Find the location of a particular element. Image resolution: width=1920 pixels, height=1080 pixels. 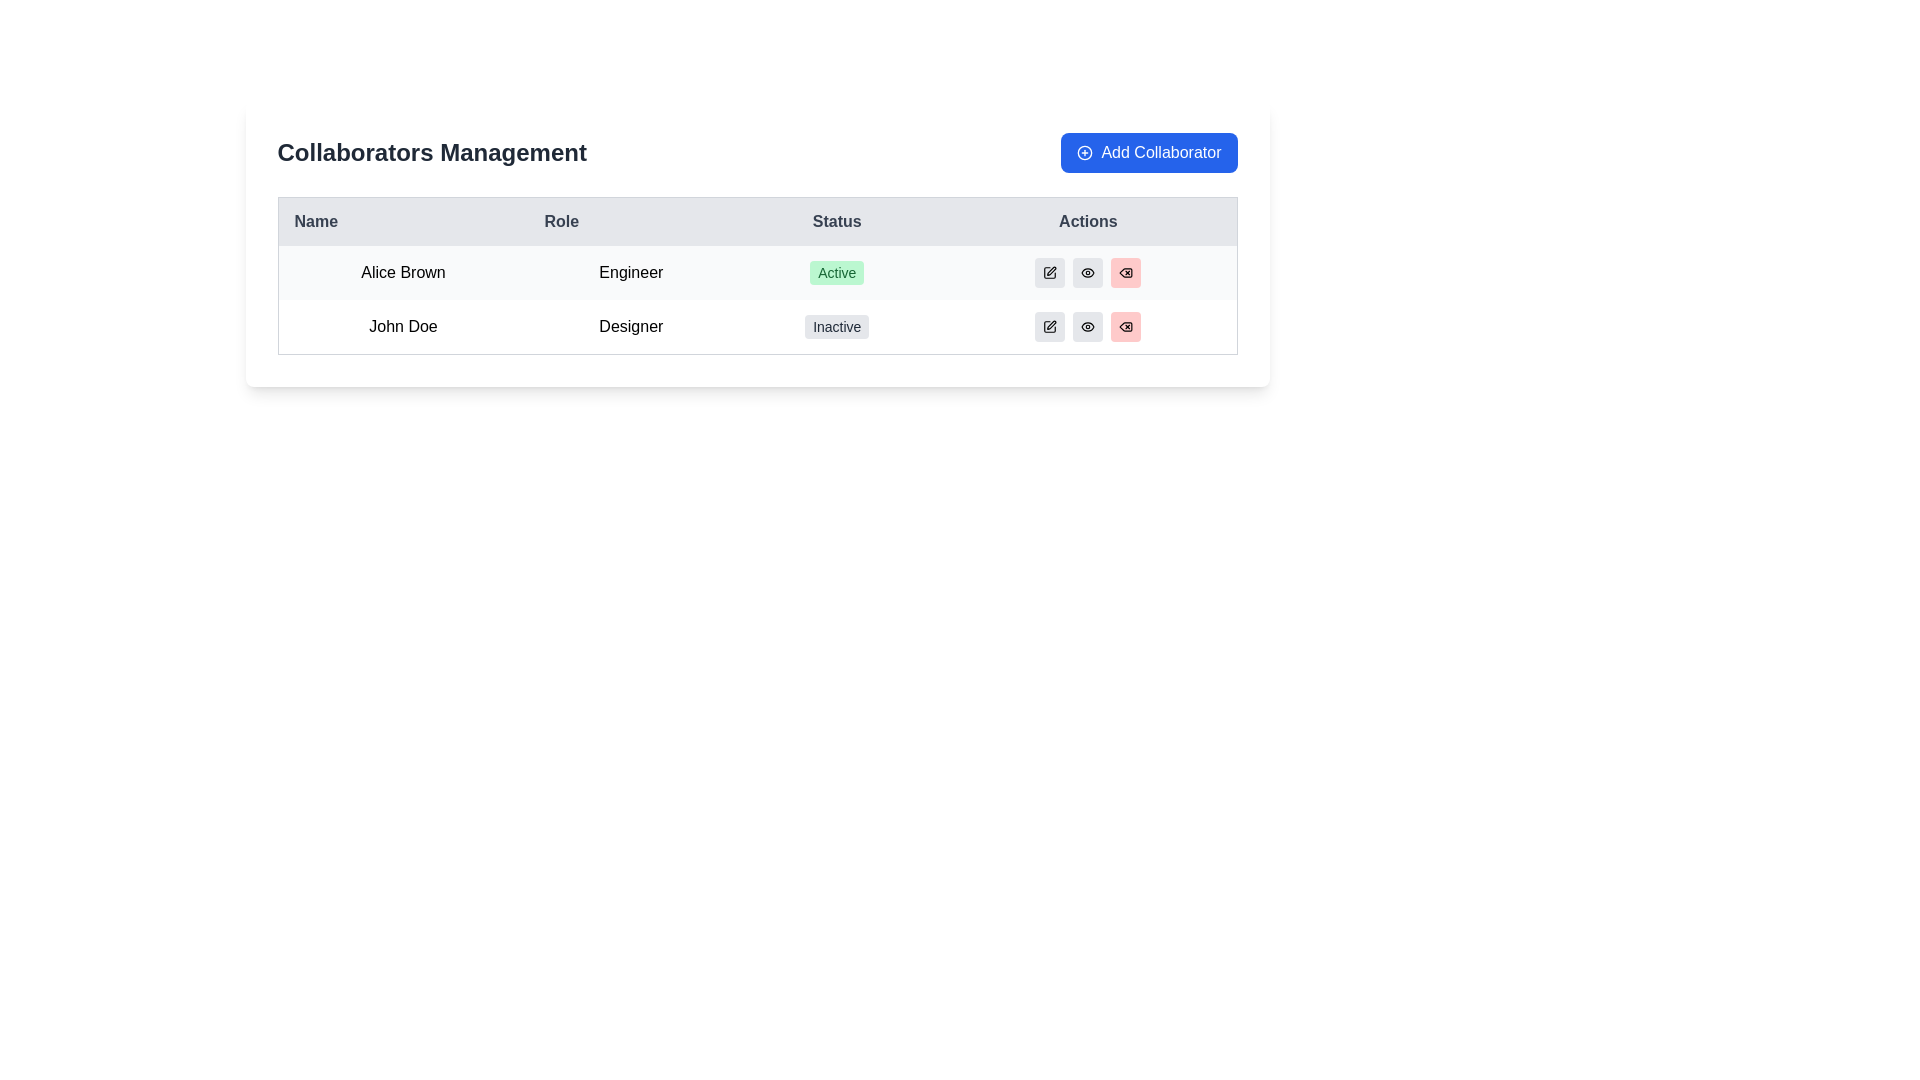

the edit icon button located in the 'Actions' column of the first row of the table to initiate an edit action is located at coordinates (1049, 273).